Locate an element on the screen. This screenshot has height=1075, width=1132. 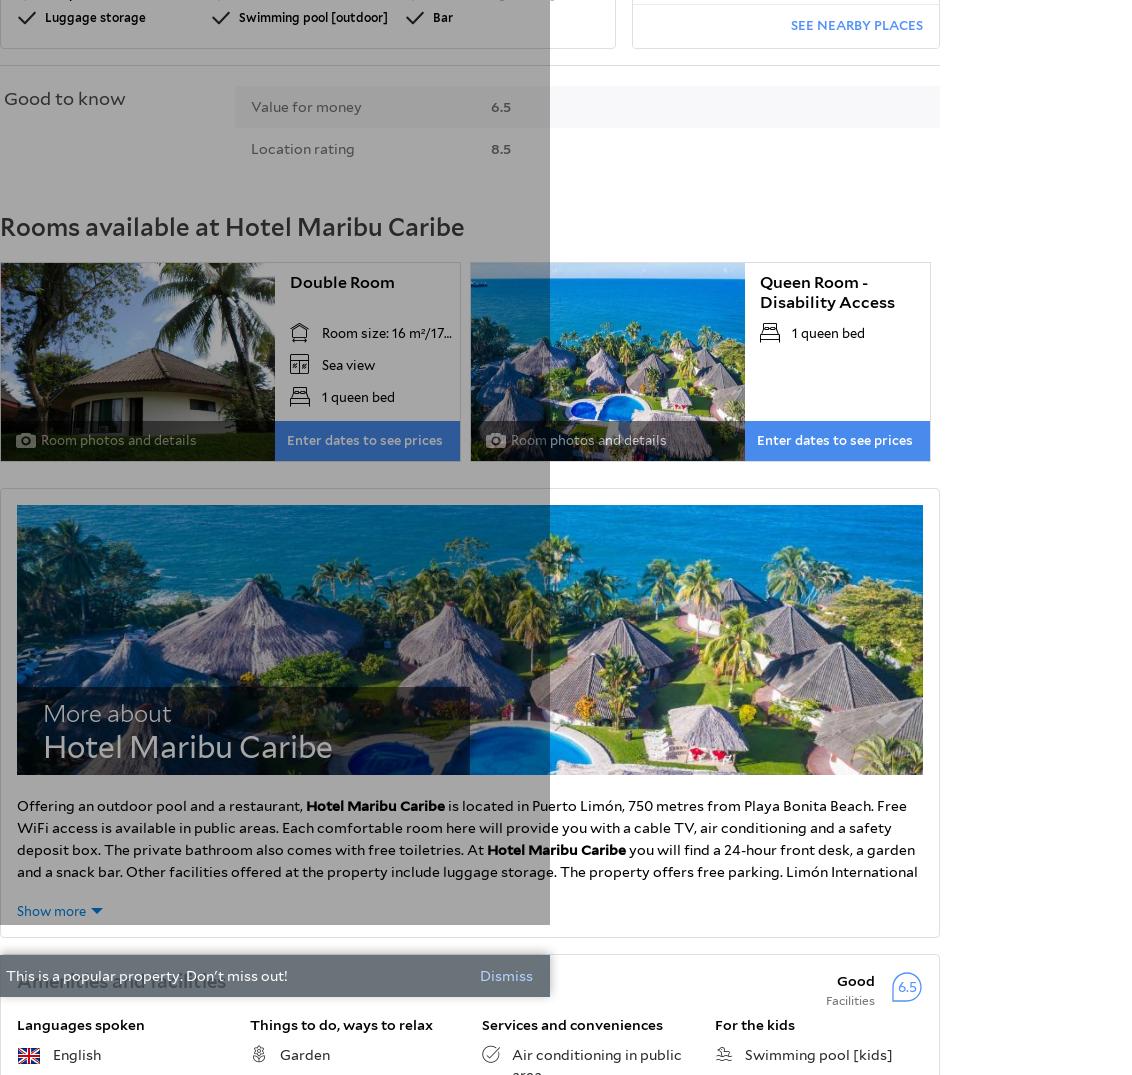
'118.9 km' is located at coordinates (884, 38).